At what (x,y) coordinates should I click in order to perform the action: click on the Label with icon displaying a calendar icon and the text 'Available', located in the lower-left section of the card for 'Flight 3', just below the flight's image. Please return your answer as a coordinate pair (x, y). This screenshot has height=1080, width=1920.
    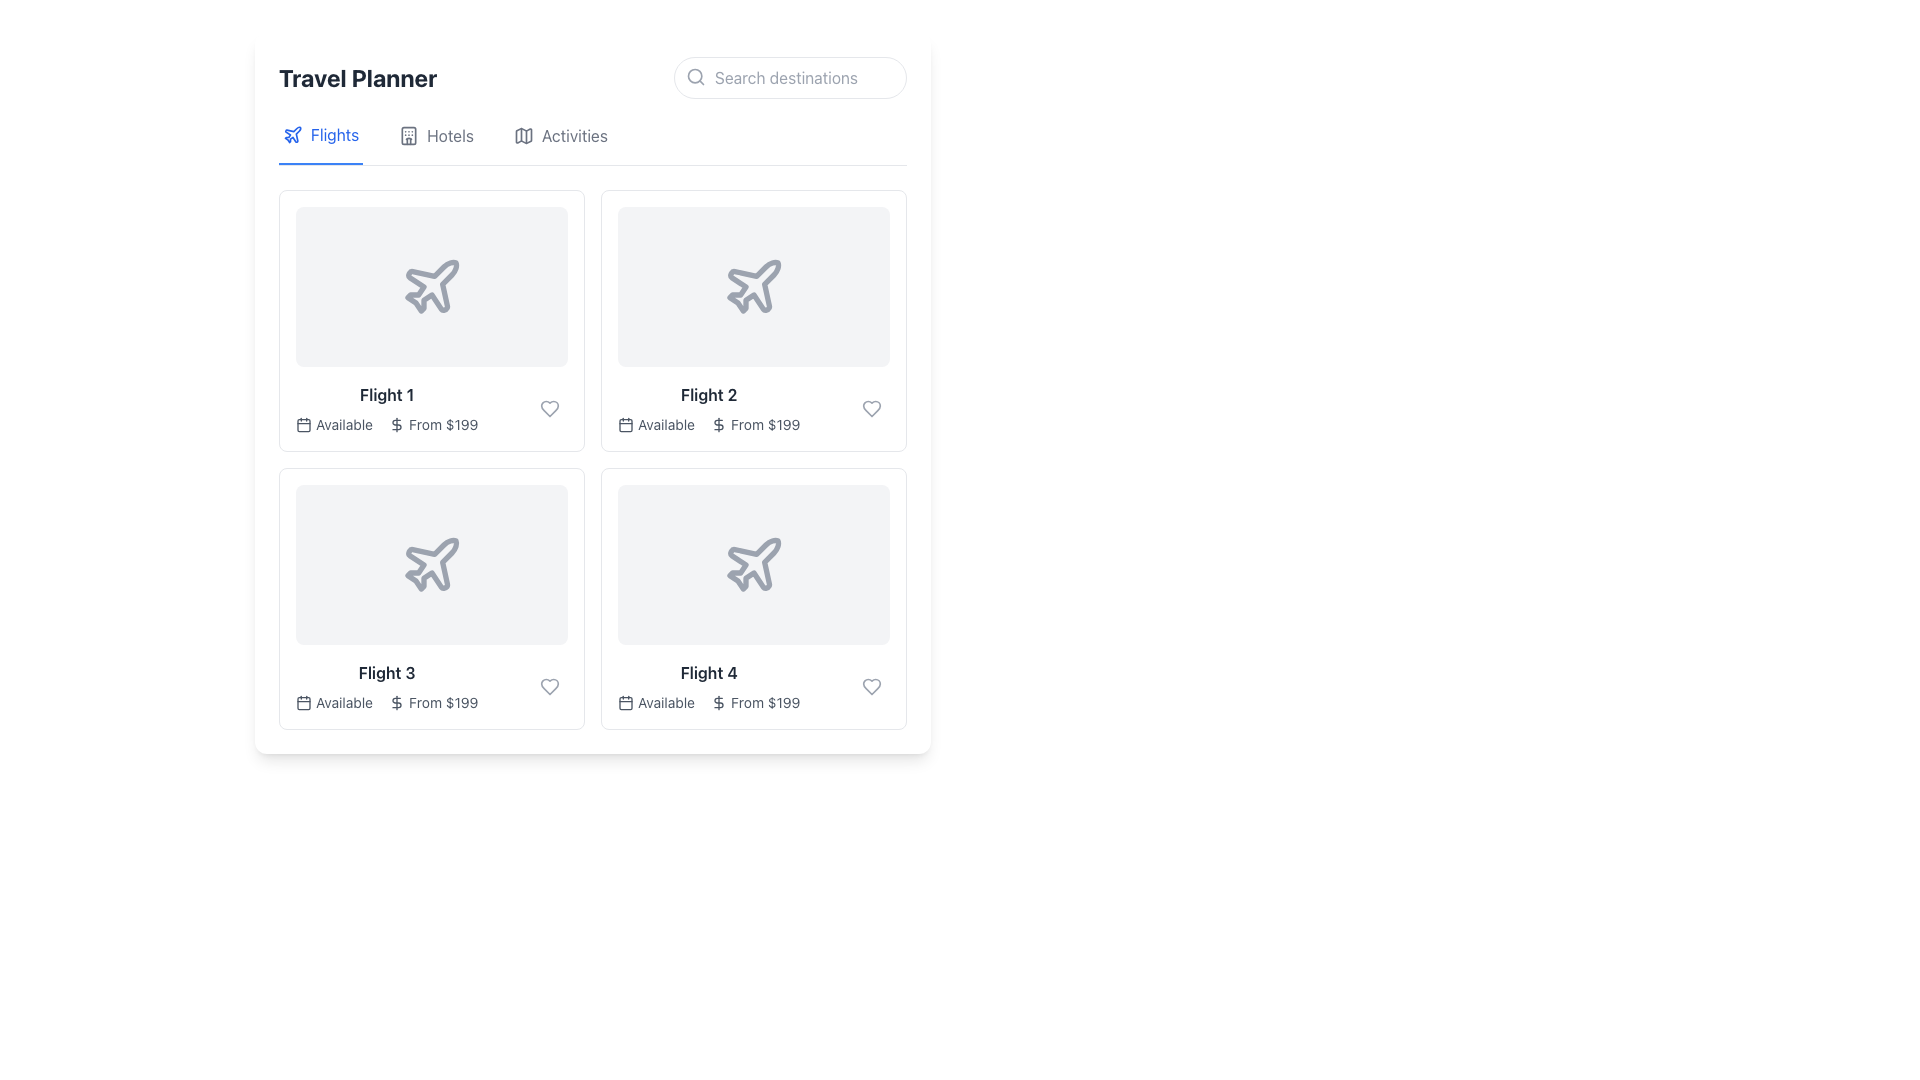
    Looking at the image, I should click on (334, 701).